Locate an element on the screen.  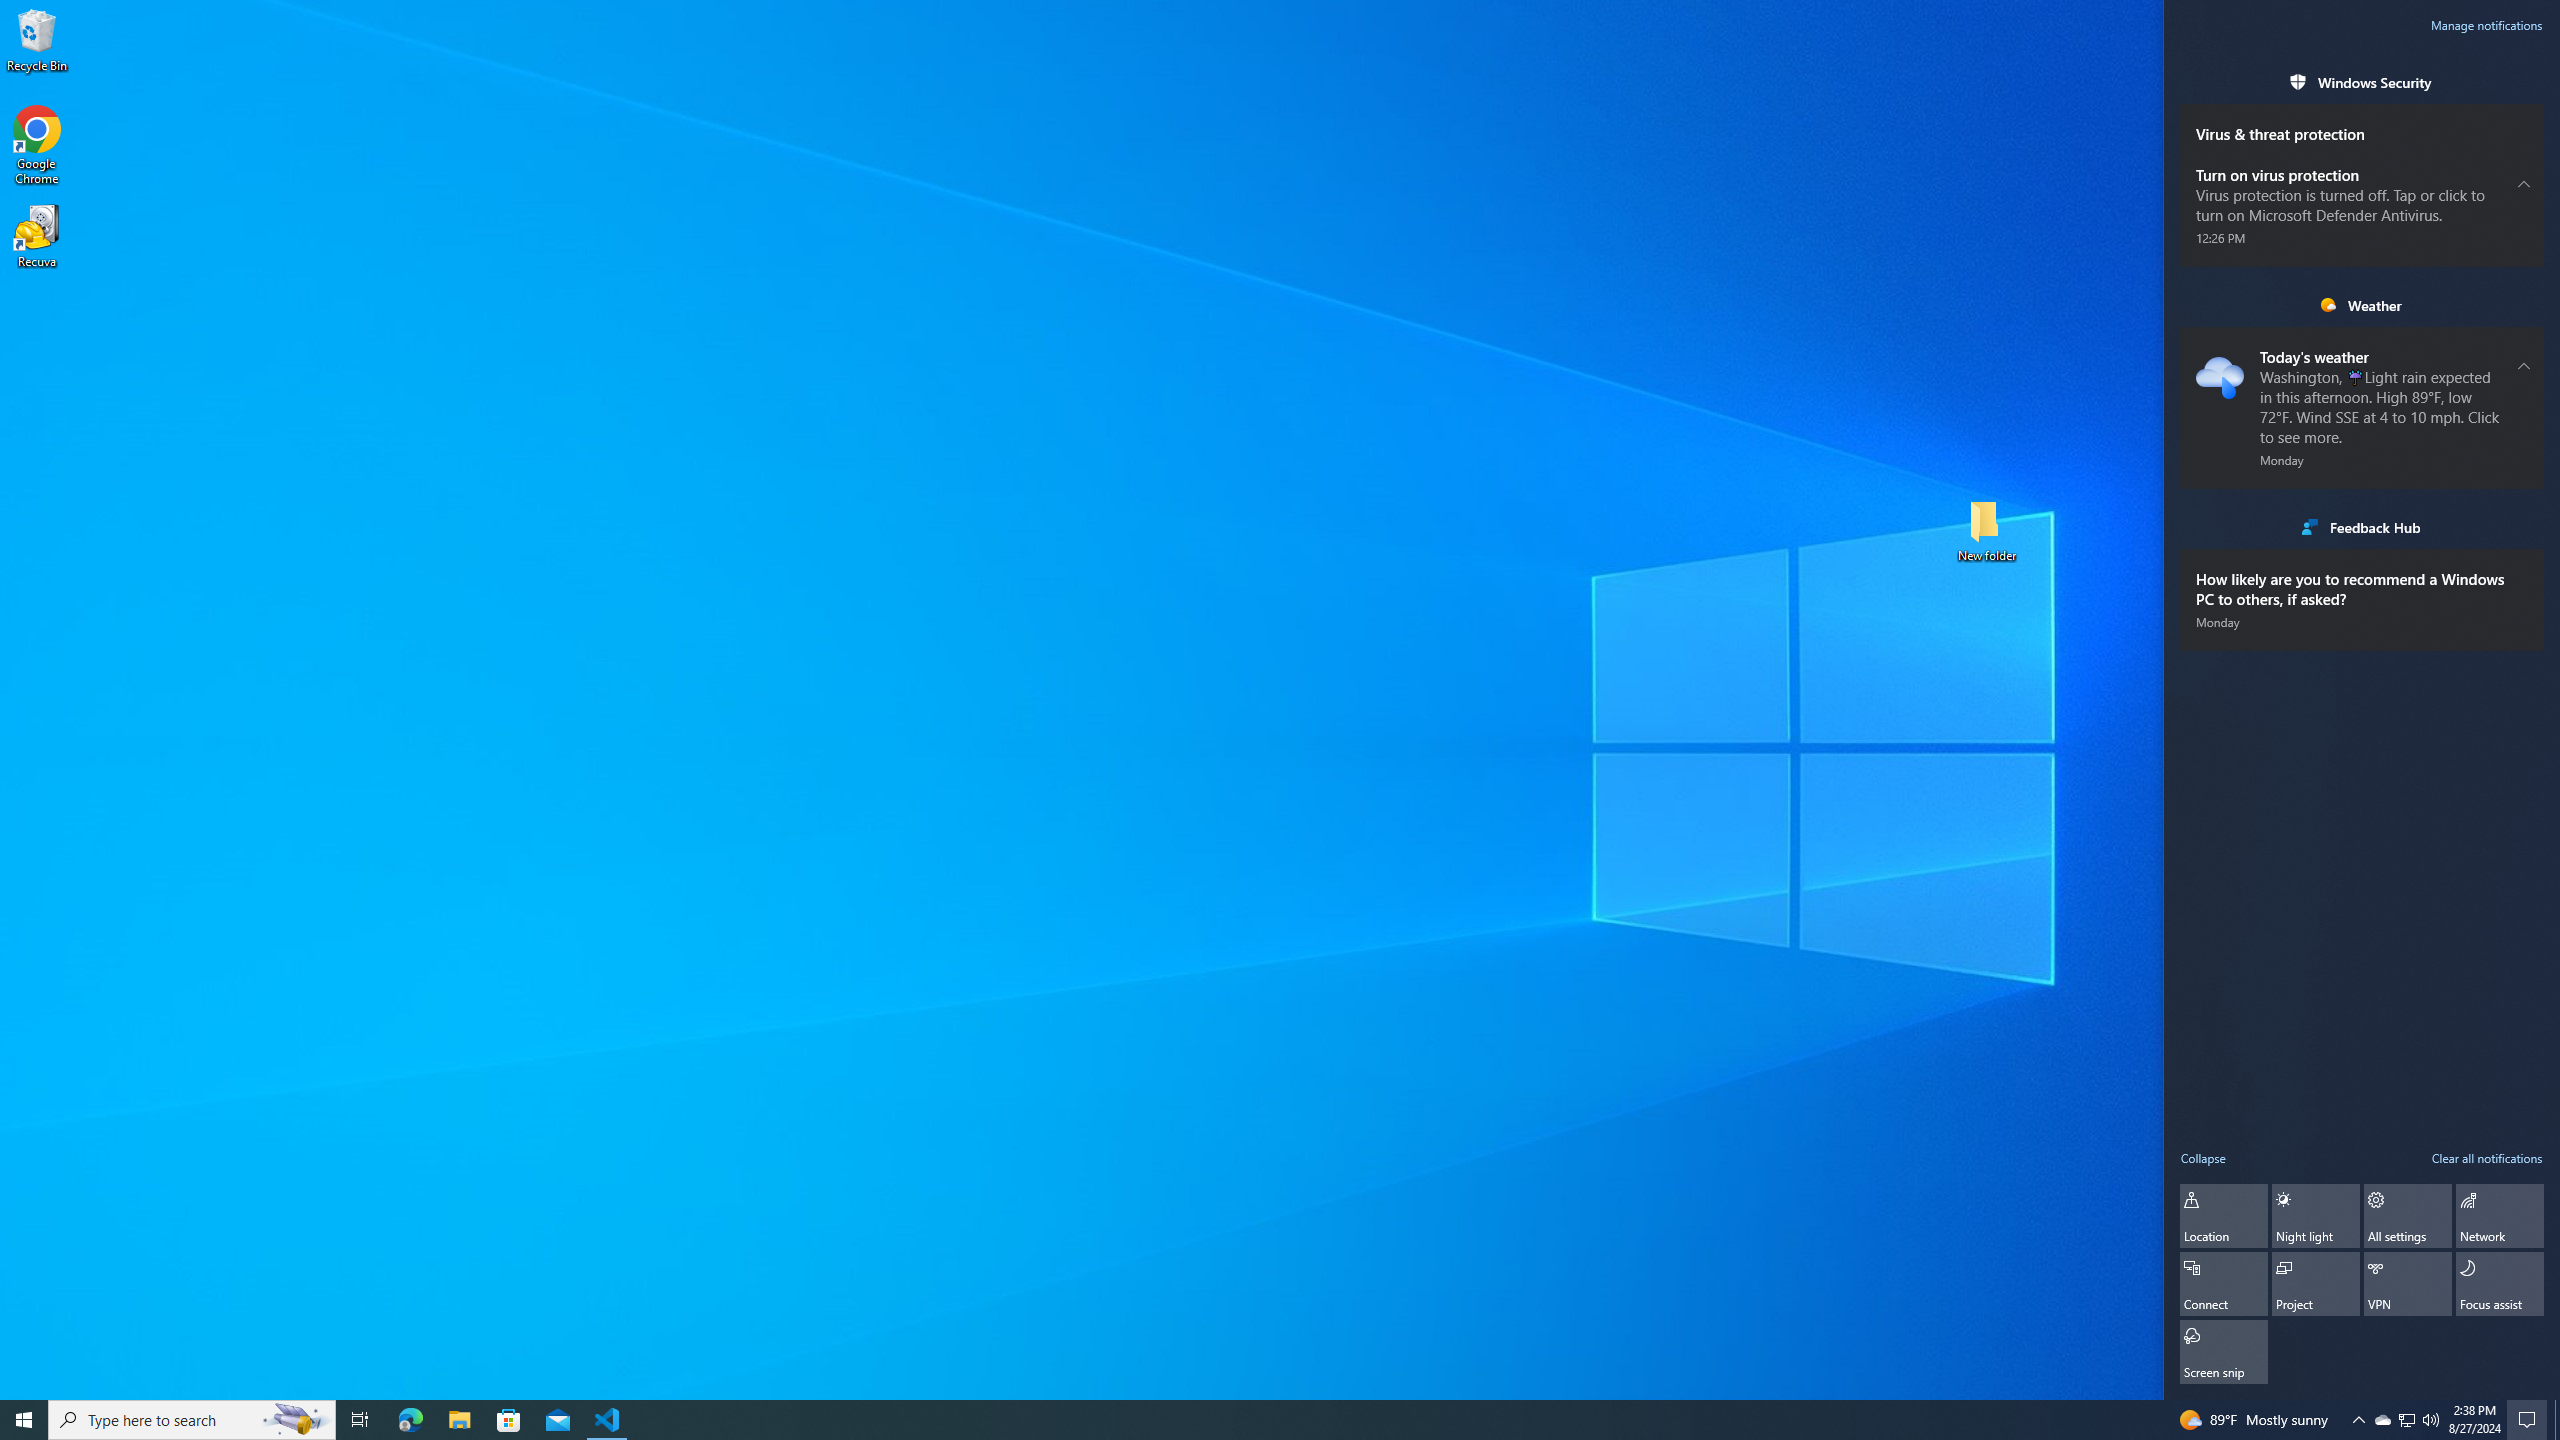
'User Promoted Notification Area' is located at coordinates (2405, 1418).